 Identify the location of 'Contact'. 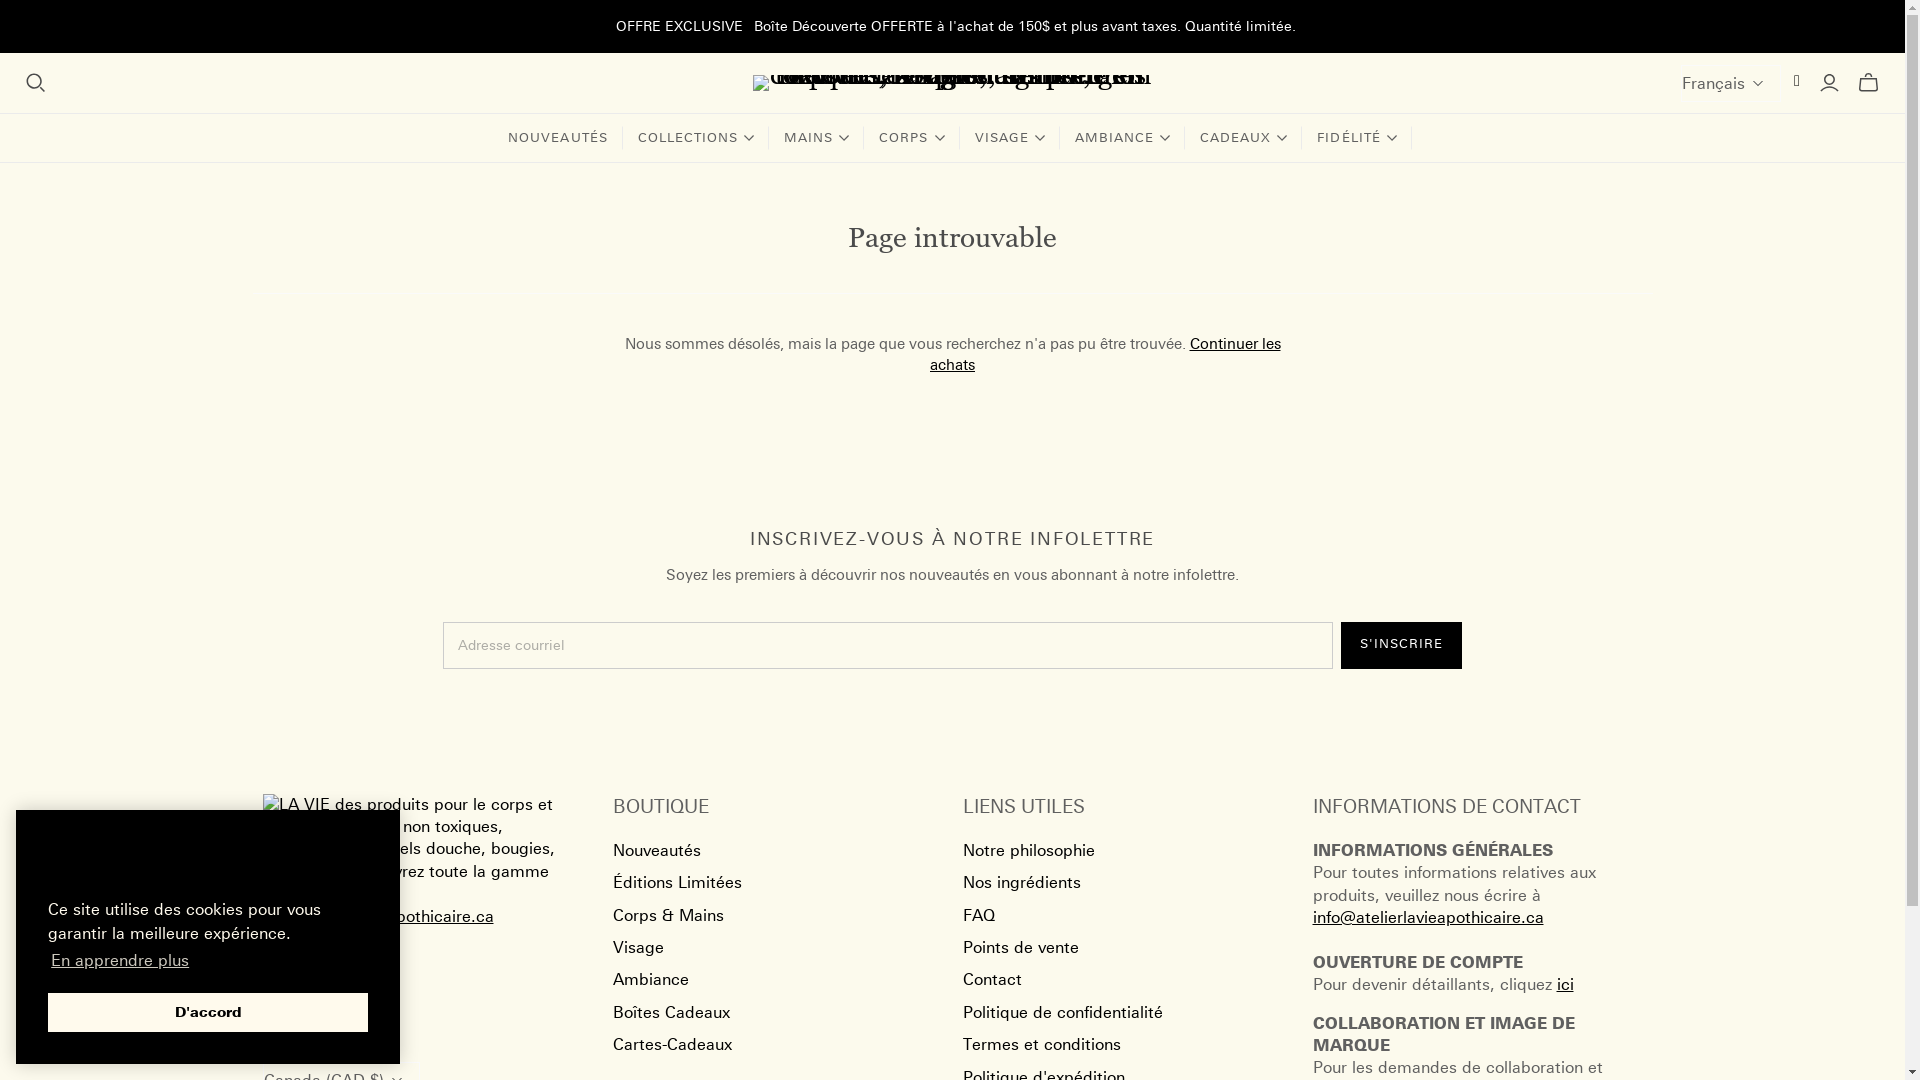
(961, 978).